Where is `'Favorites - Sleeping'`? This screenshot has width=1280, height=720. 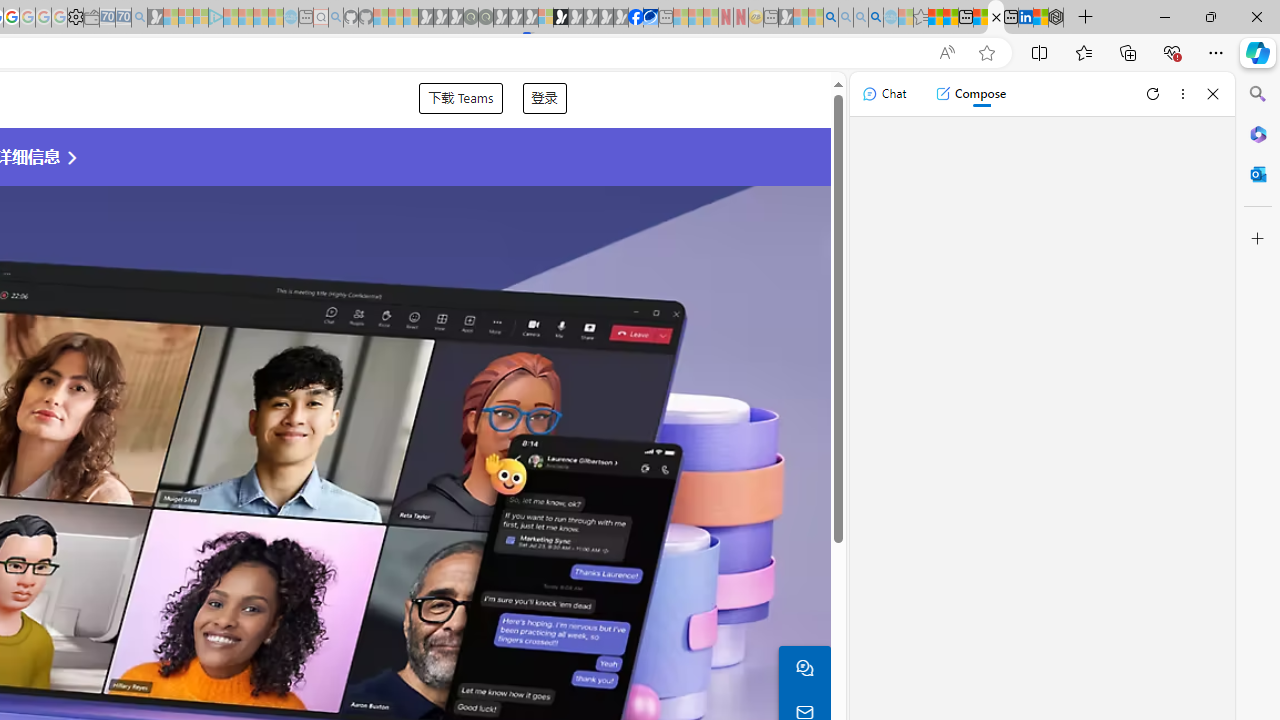
'Favorites - Sleeping' is located at coordinates (919, 17).